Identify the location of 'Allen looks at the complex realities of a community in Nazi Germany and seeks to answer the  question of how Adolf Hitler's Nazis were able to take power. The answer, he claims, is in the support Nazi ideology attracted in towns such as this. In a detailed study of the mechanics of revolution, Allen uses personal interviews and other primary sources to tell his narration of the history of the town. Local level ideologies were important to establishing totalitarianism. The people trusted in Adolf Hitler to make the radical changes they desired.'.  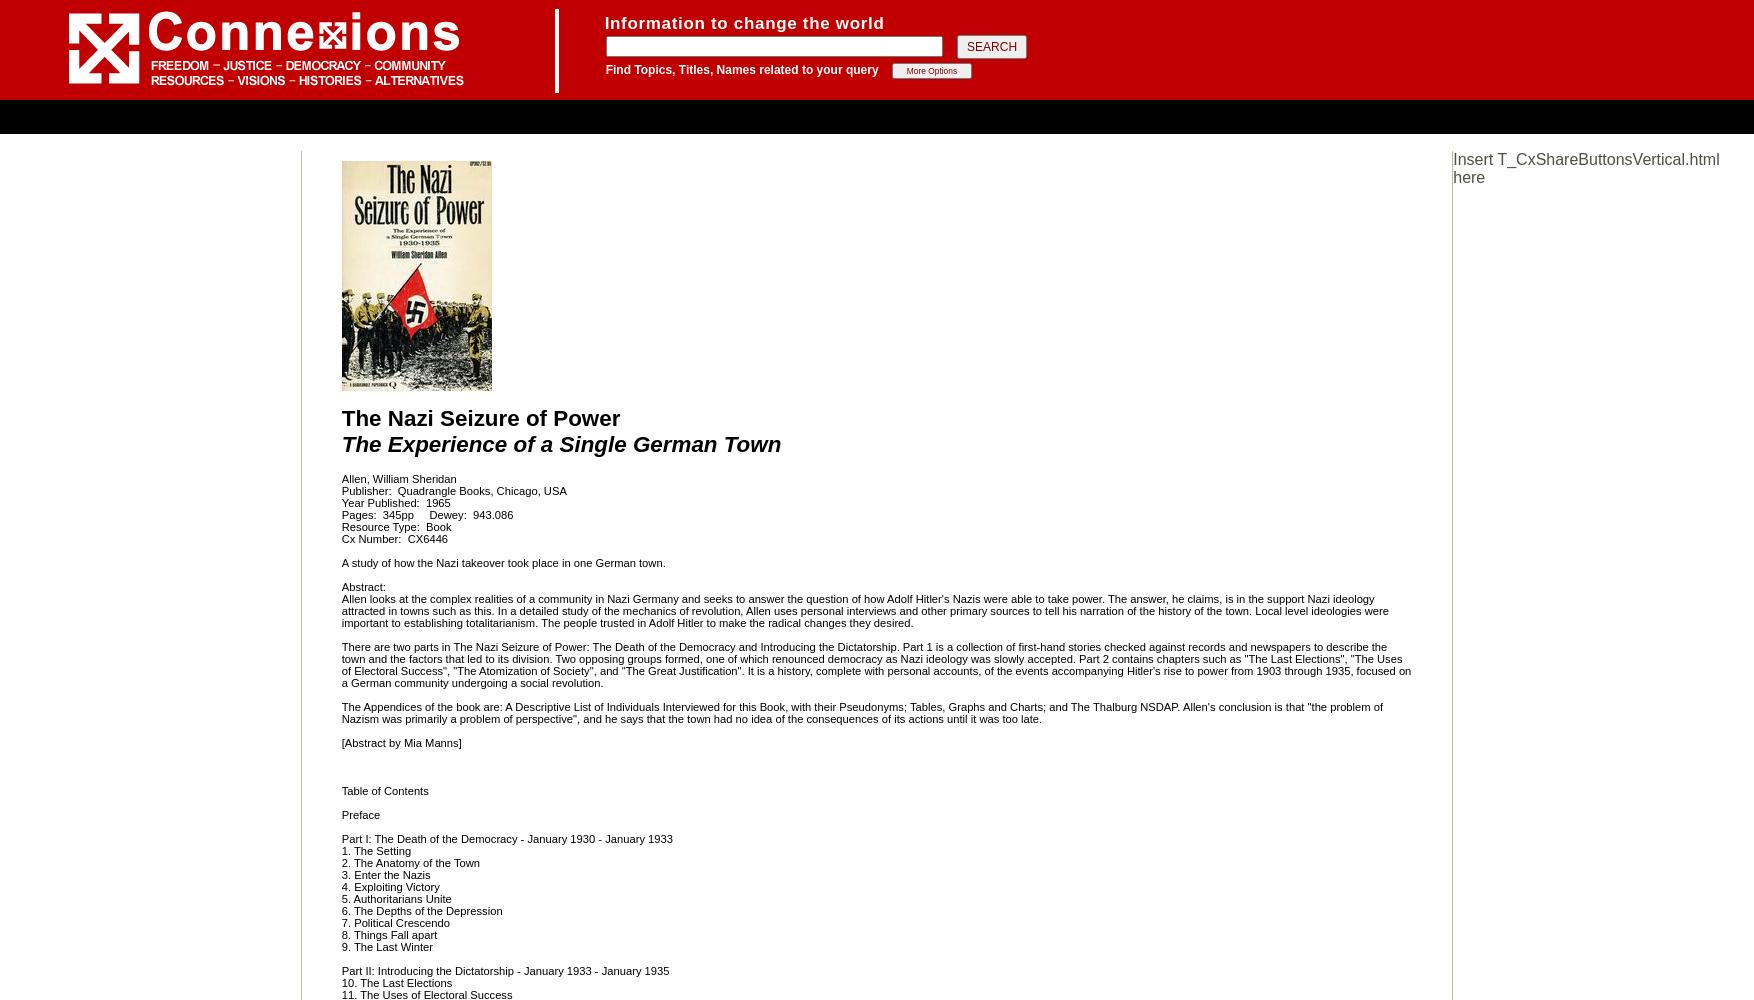
(863, 610).